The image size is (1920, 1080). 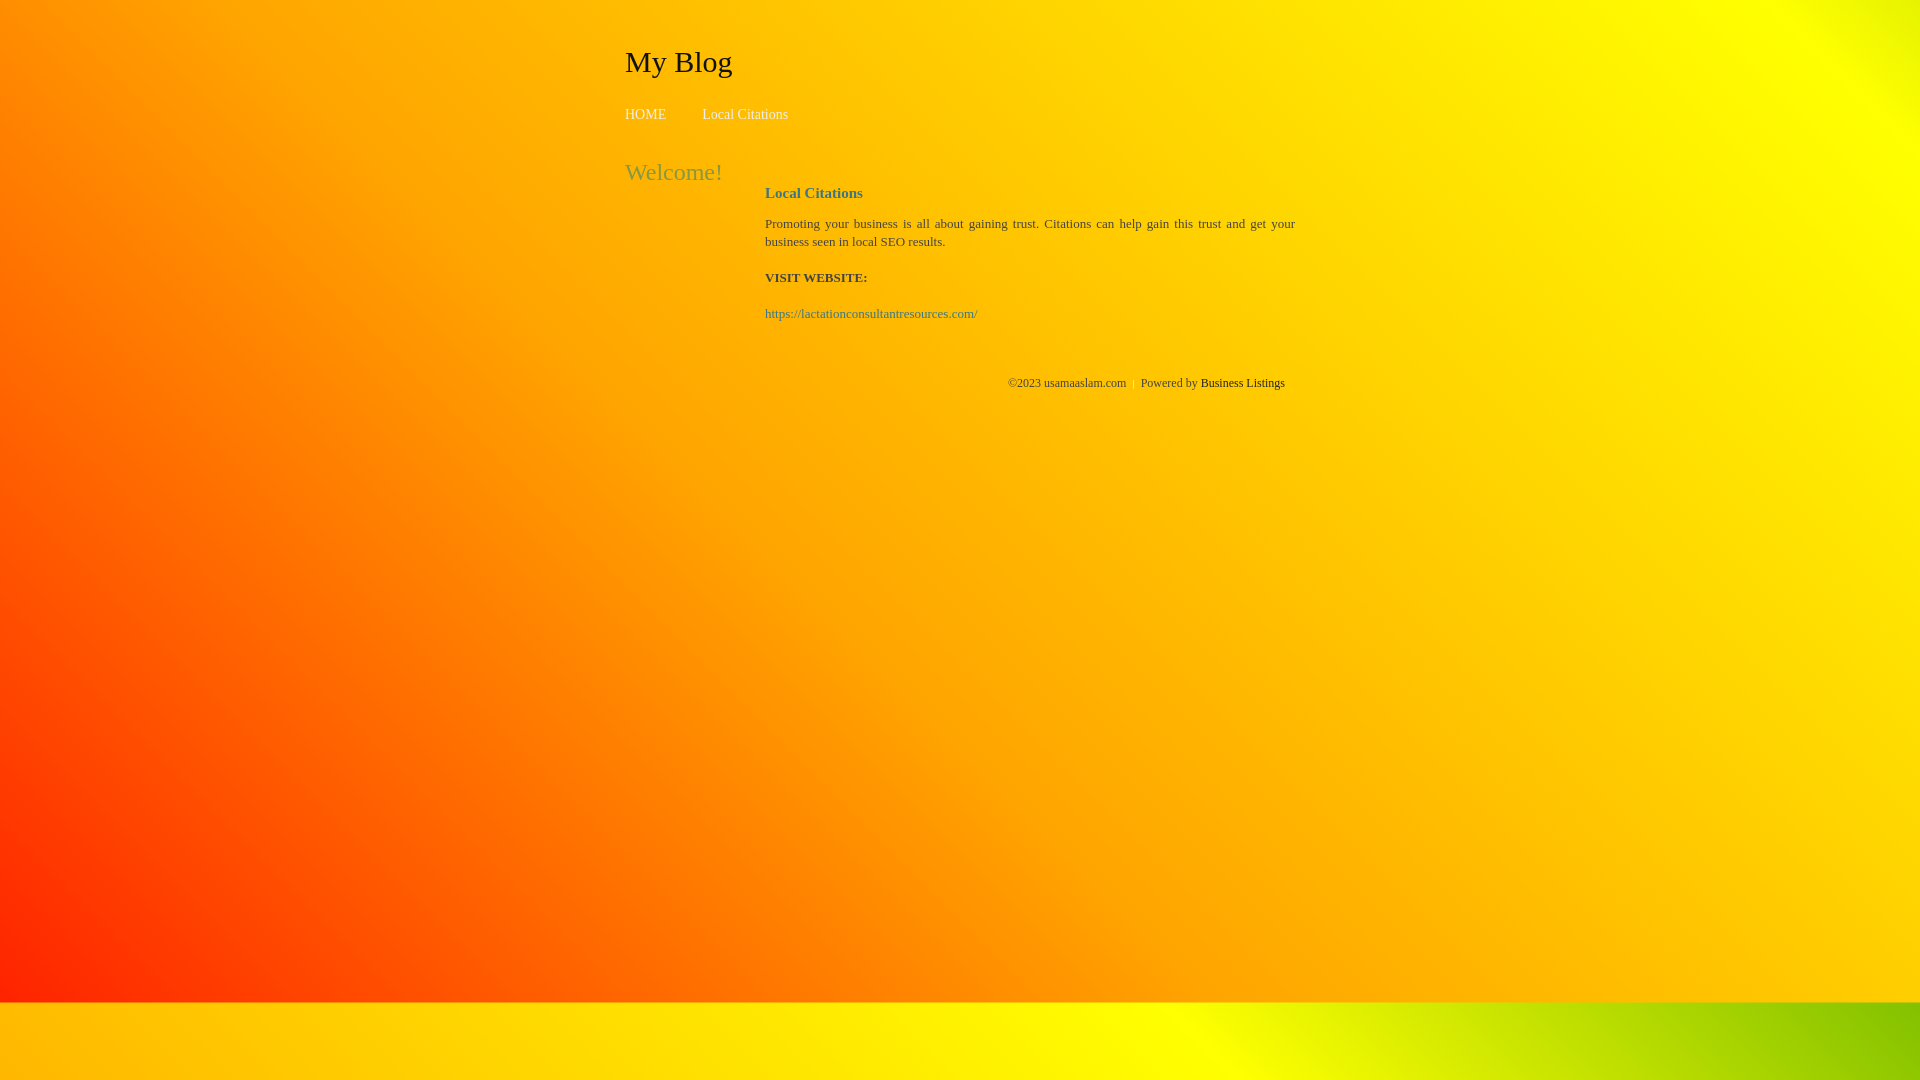 What do you see at coordinates (645, 114) in the screenshot?
I see `'HOME'` at bounding box center [645, 114].